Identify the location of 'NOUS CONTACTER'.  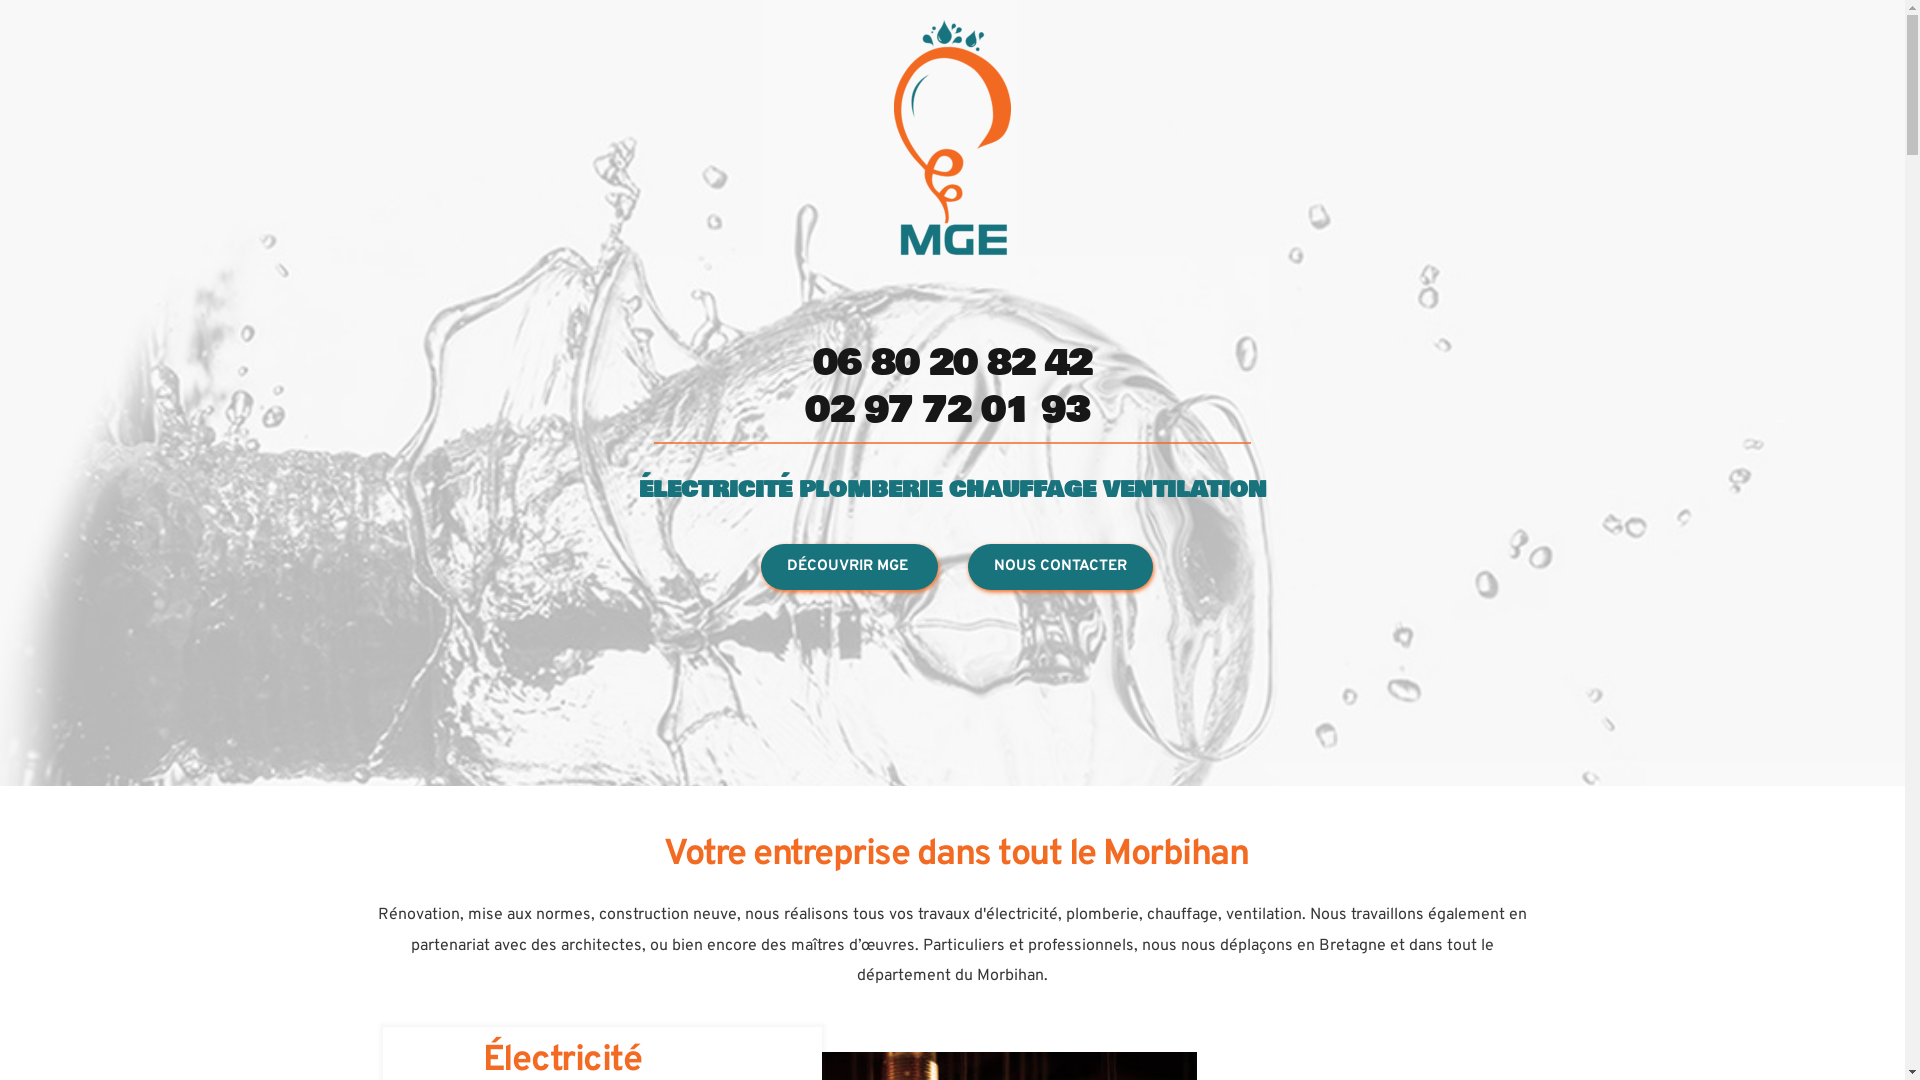
(1059, 567).